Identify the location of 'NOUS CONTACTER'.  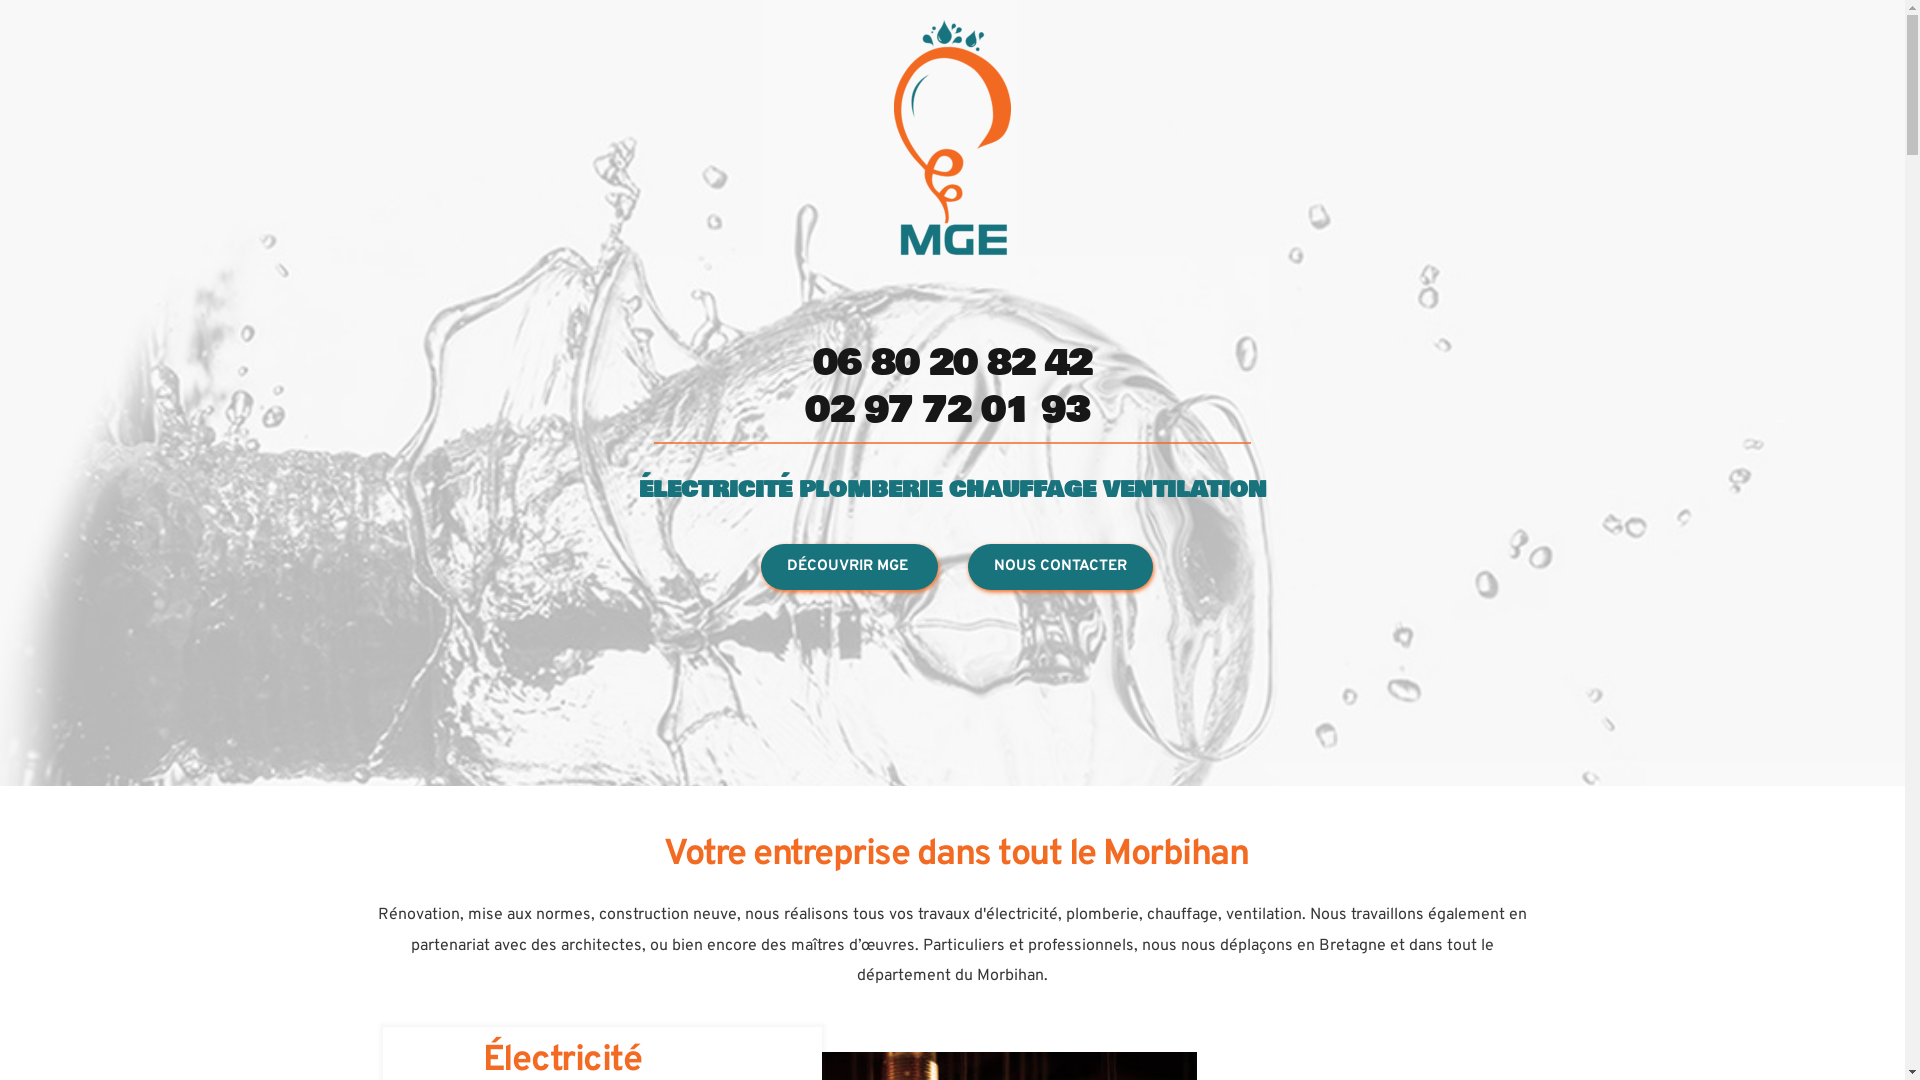
(1059, 567).